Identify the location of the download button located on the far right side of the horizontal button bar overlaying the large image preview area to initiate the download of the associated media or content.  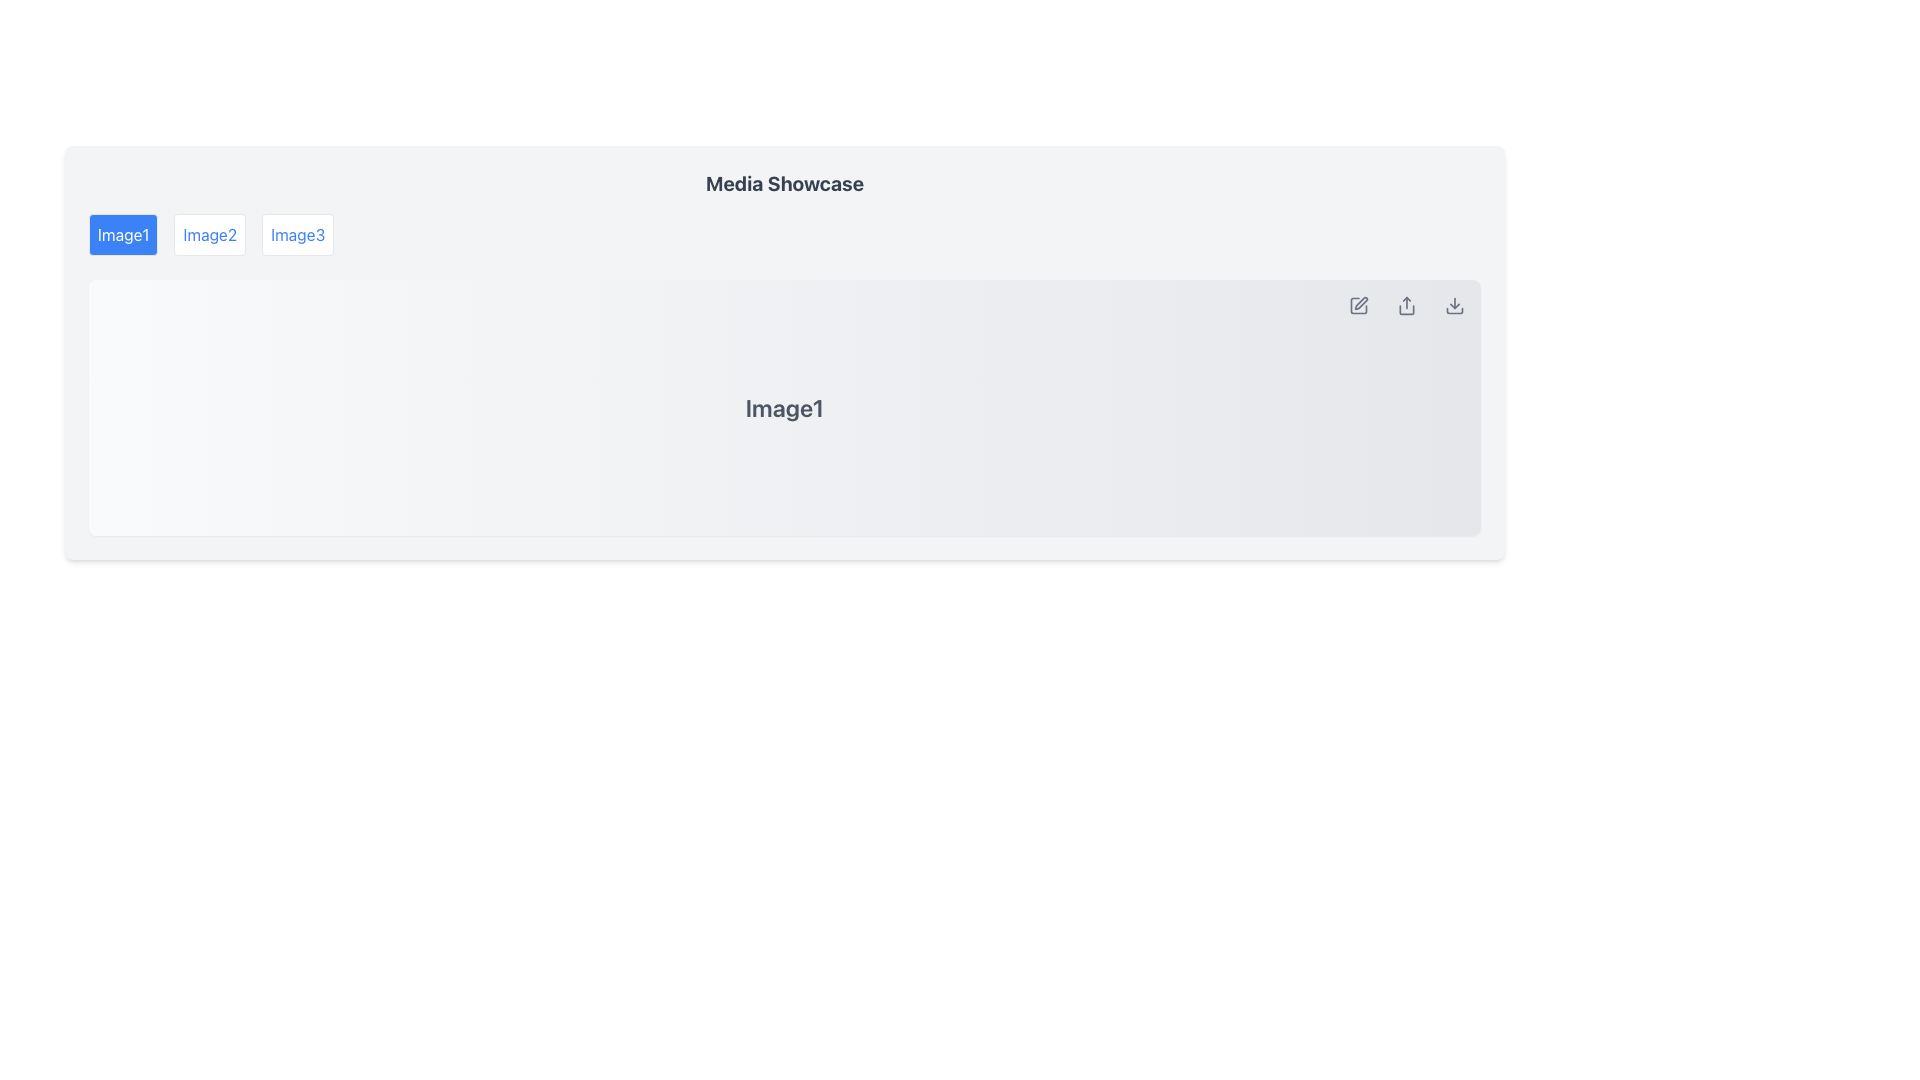
(1454, 305).